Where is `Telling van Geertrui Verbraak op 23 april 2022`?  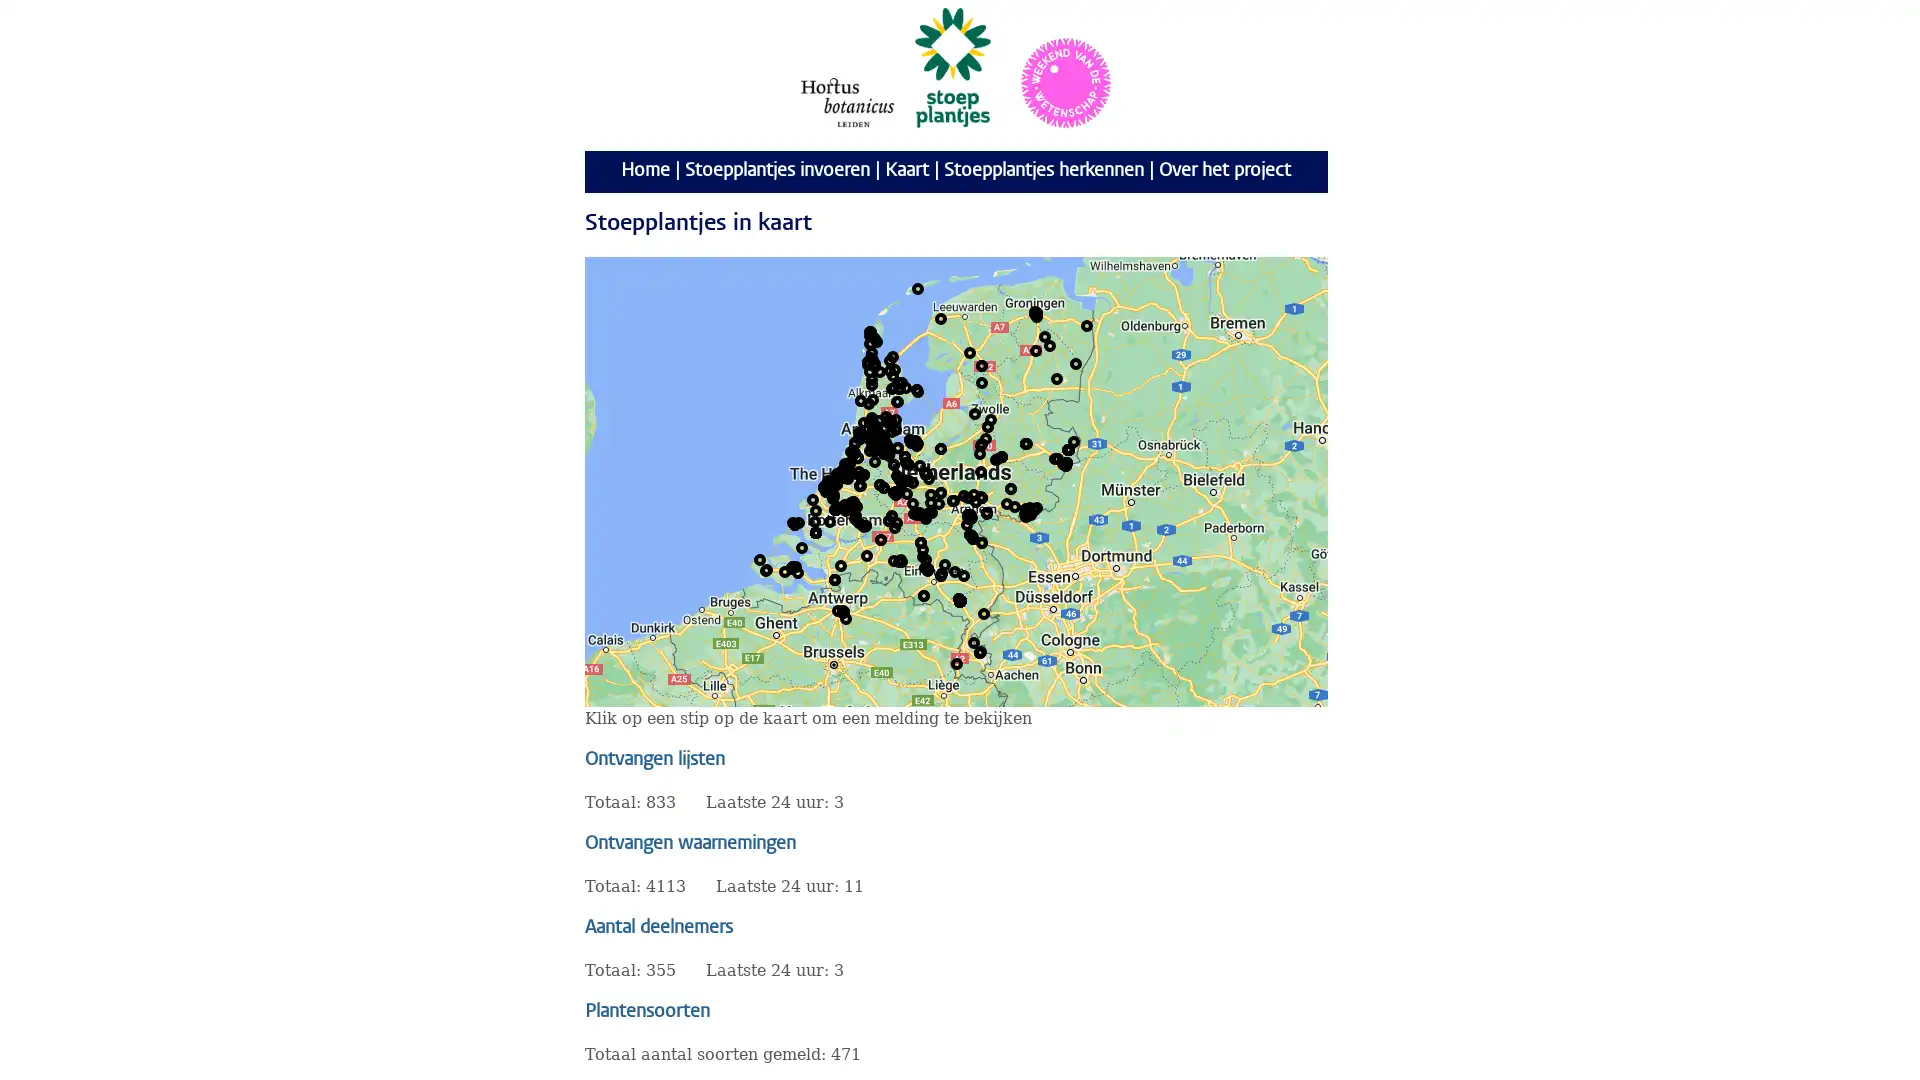
Telling van Geertrui Verbraak op 23 april 2022 is located at coordinates (882, 486).